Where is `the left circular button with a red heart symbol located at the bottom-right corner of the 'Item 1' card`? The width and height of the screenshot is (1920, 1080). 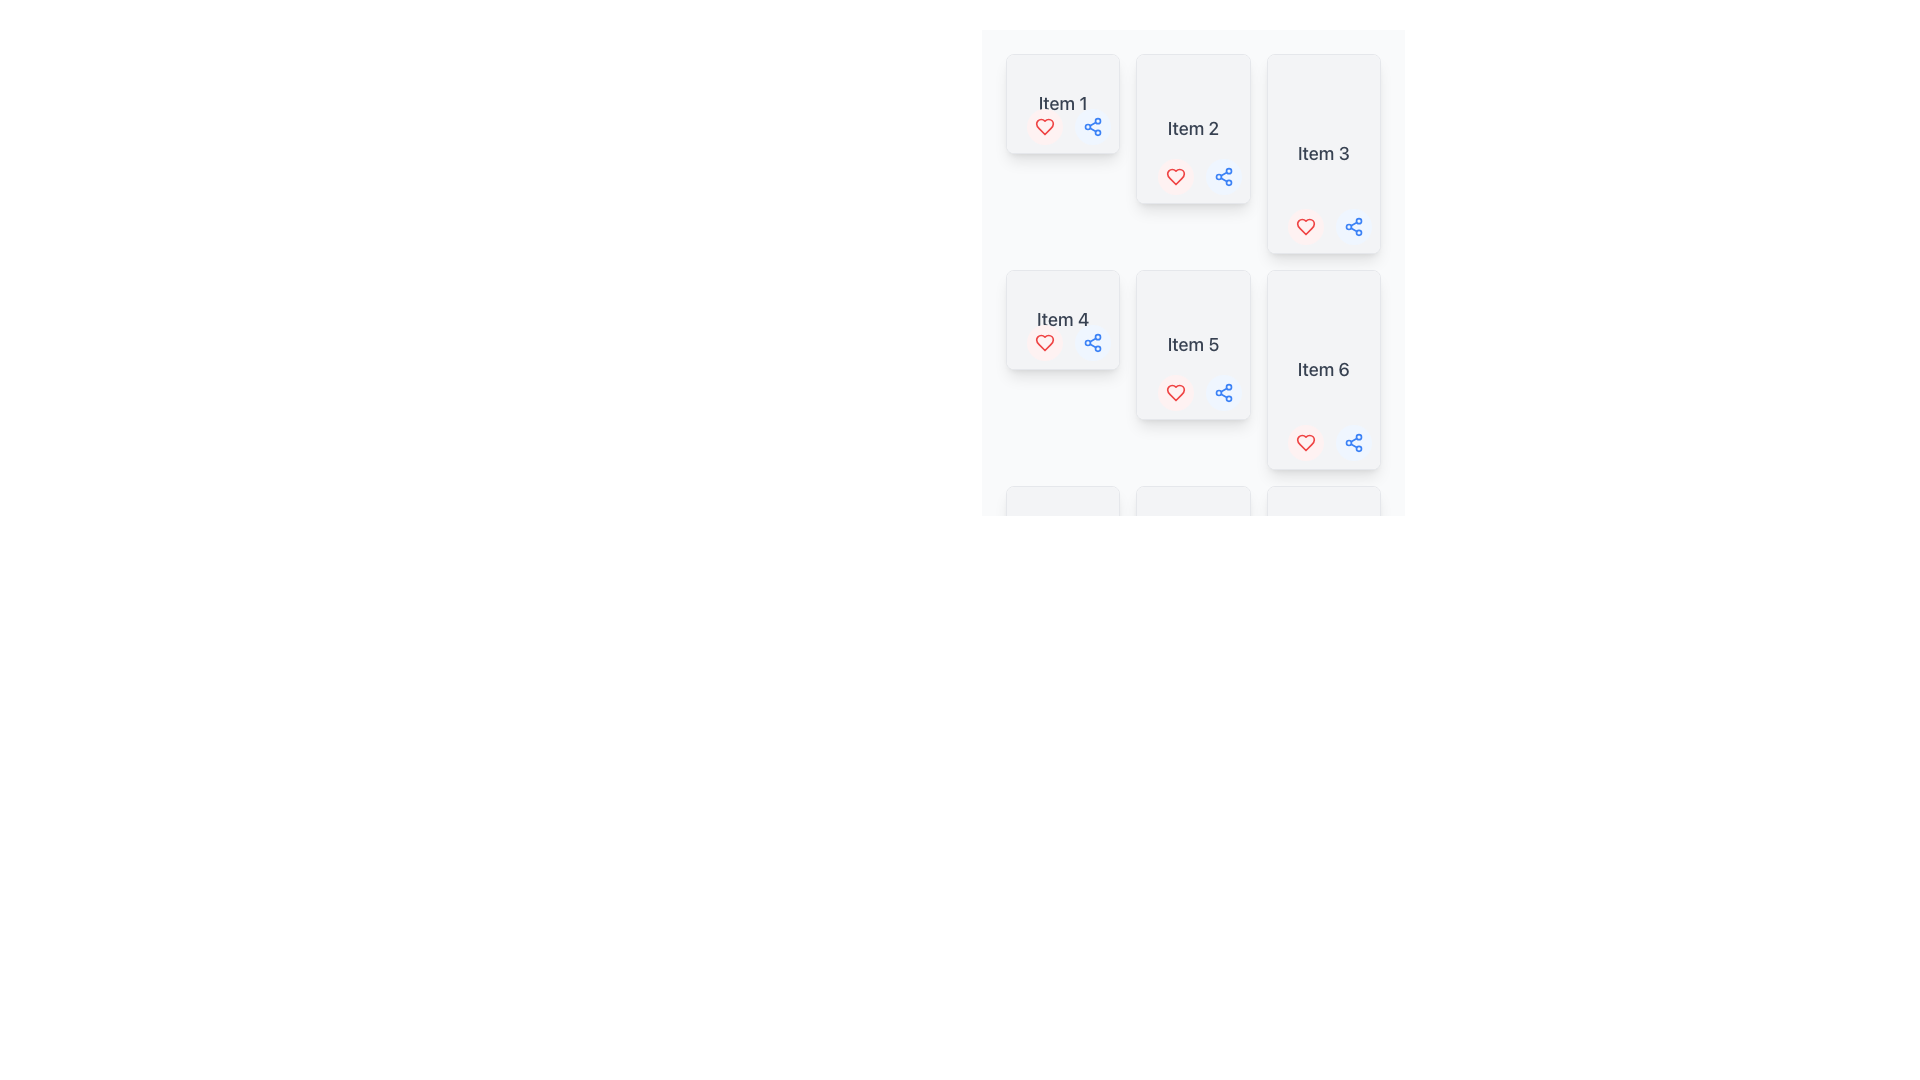 the left circular button with a red heart symbol located at the bottom-right corner of the 'Item 1' card is located at coordinates (1068, 127).